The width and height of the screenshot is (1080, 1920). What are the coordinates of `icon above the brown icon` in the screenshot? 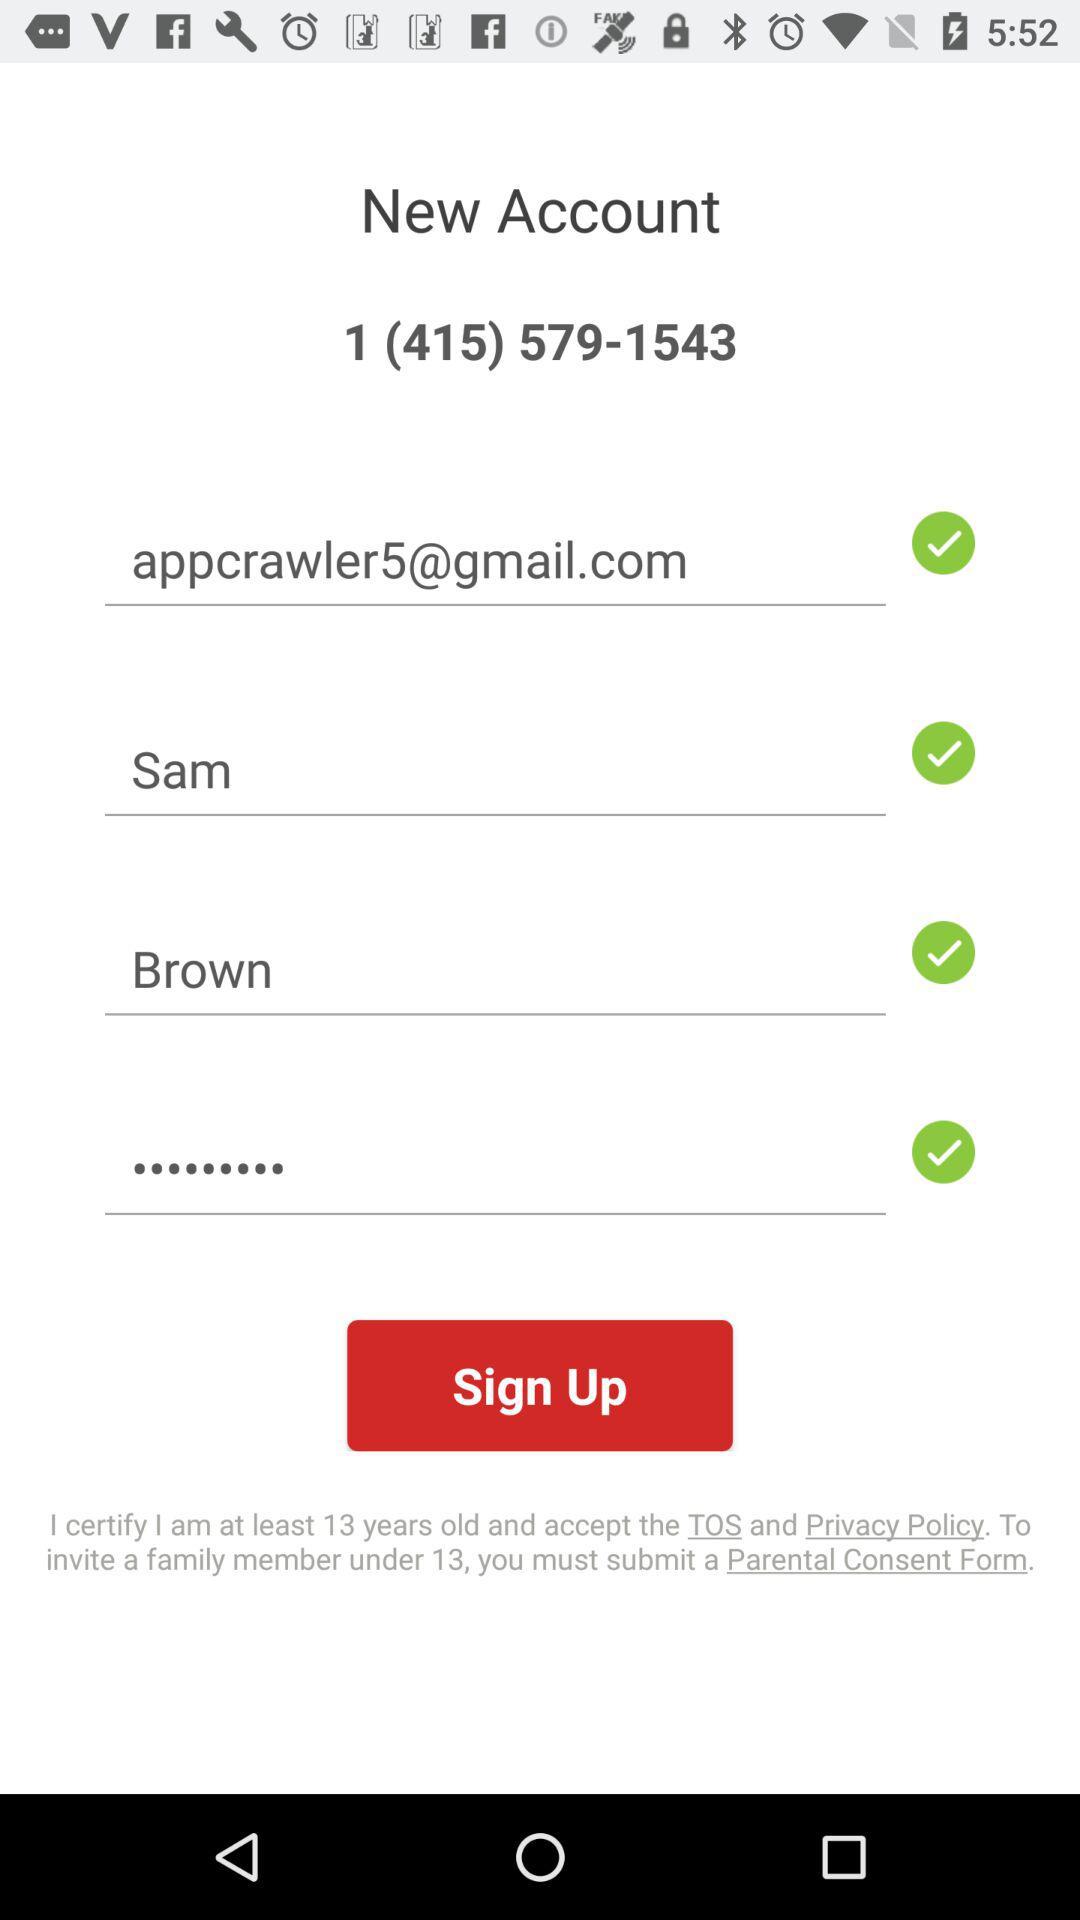 It's located at (495, 767).